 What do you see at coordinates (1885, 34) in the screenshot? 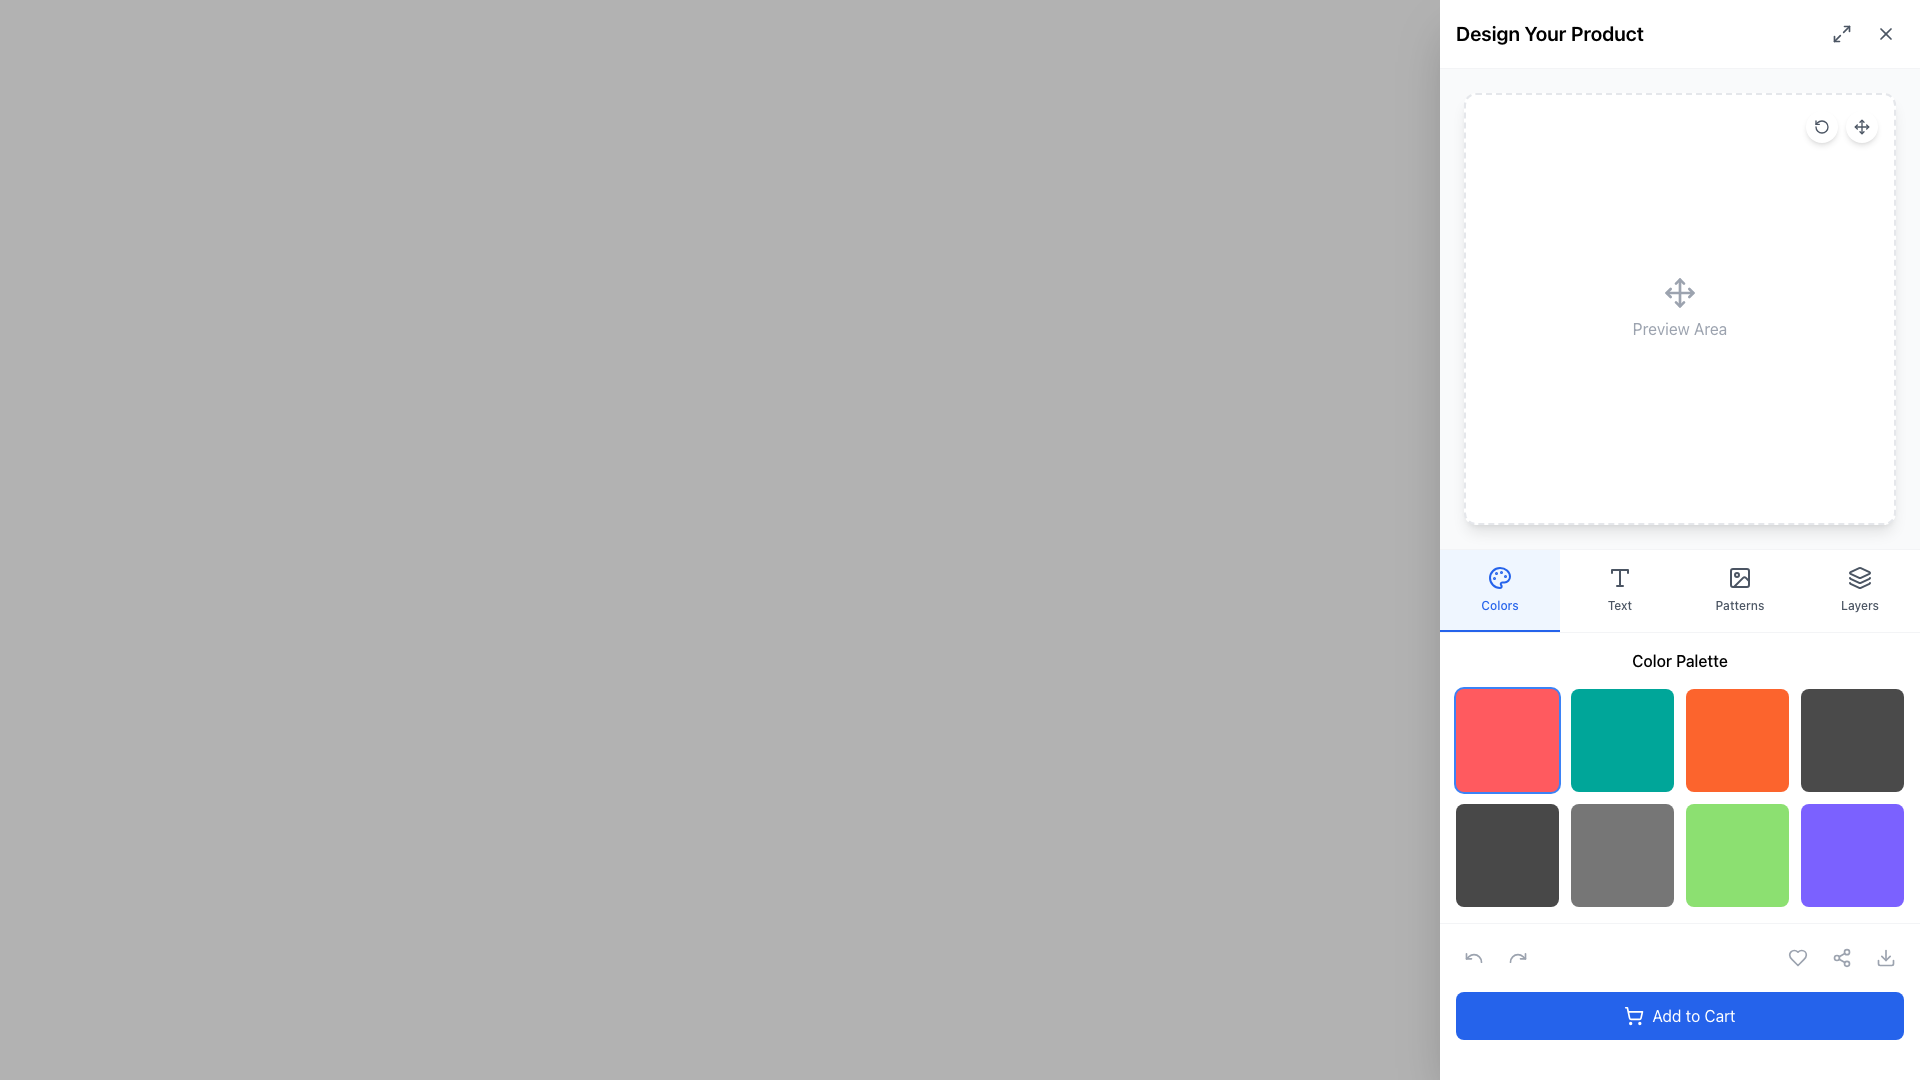
I see `the small close ('x') button icon located in the upper-right corner of the 'Design Your Product' panel, adjacent to the fullscreen expand button` at bounding box center [1885, 34].